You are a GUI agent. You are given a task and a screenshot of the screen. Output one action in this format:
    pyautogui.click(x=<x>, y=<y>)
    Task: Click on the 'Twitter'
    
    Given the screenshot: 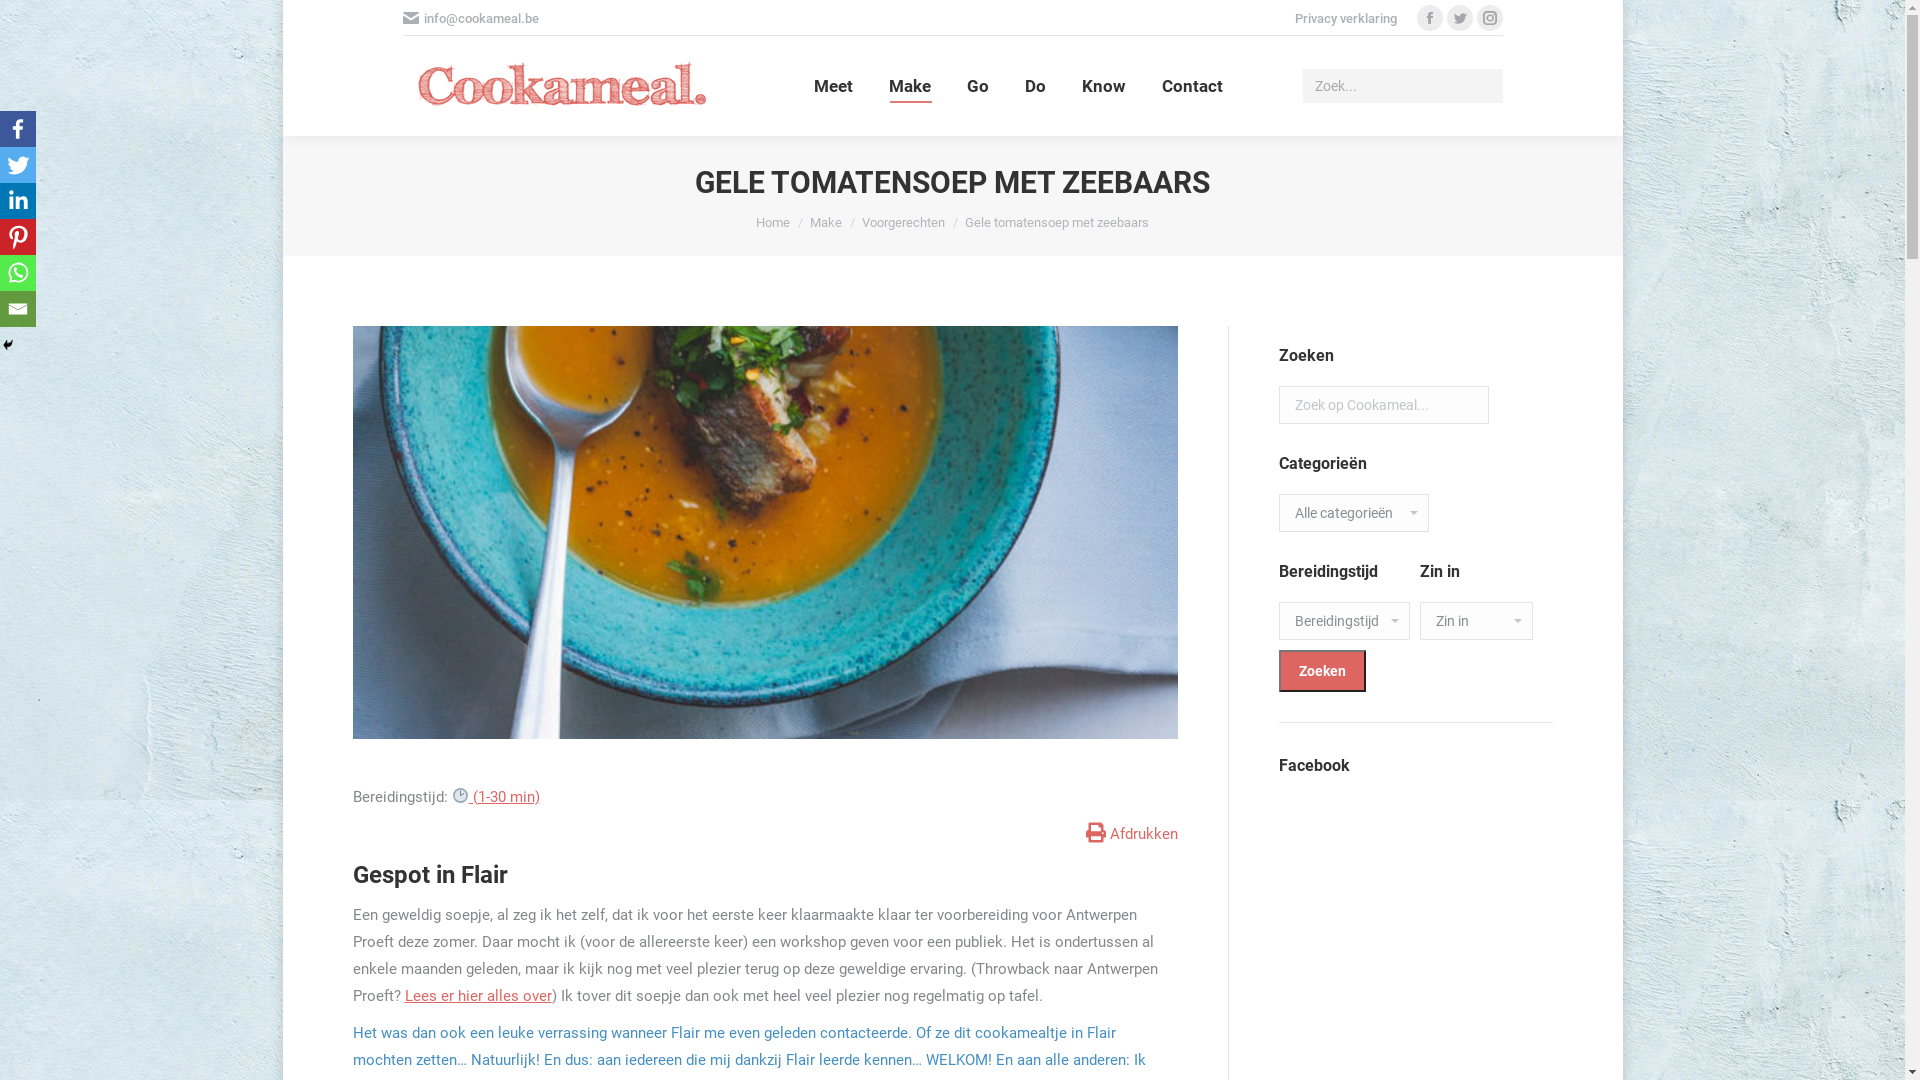 What is the action you would take?
    pyautogui.click(x=18, y=164)
    